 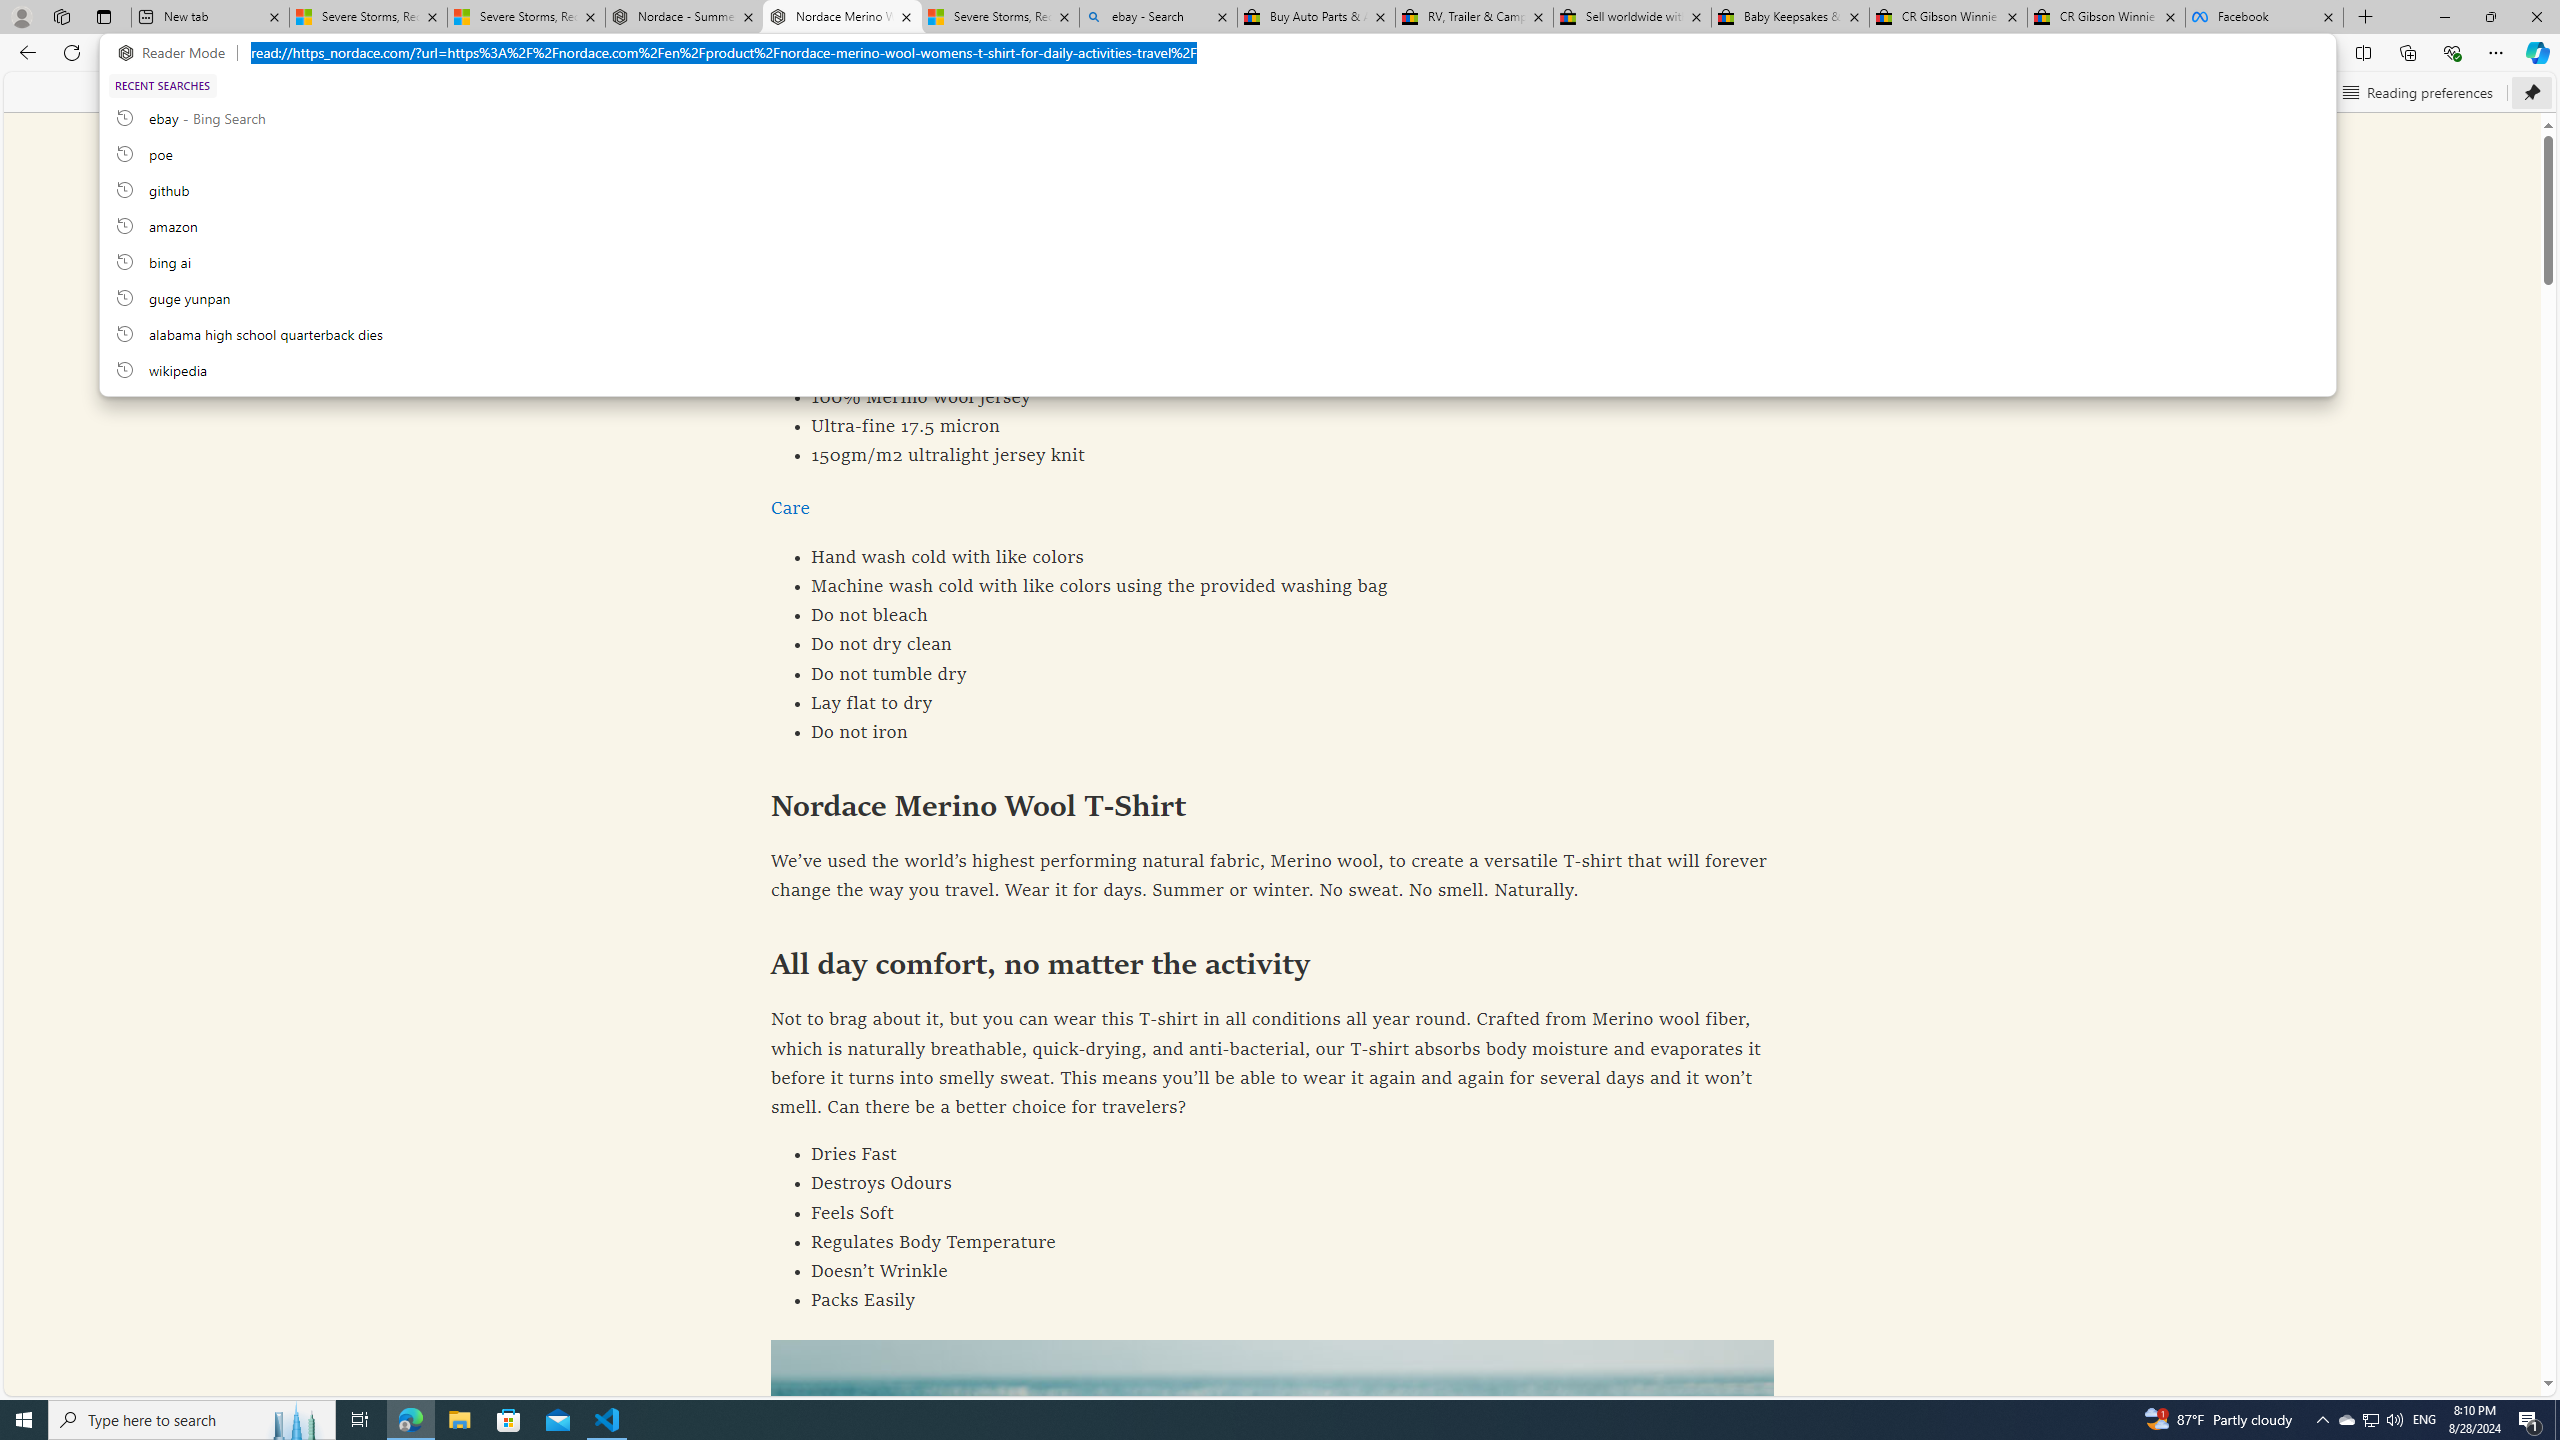 What do you see at coordinates (1272, 732) in the screenshot?
I see `'Do not iron'` at bounding box center [1272, 732].